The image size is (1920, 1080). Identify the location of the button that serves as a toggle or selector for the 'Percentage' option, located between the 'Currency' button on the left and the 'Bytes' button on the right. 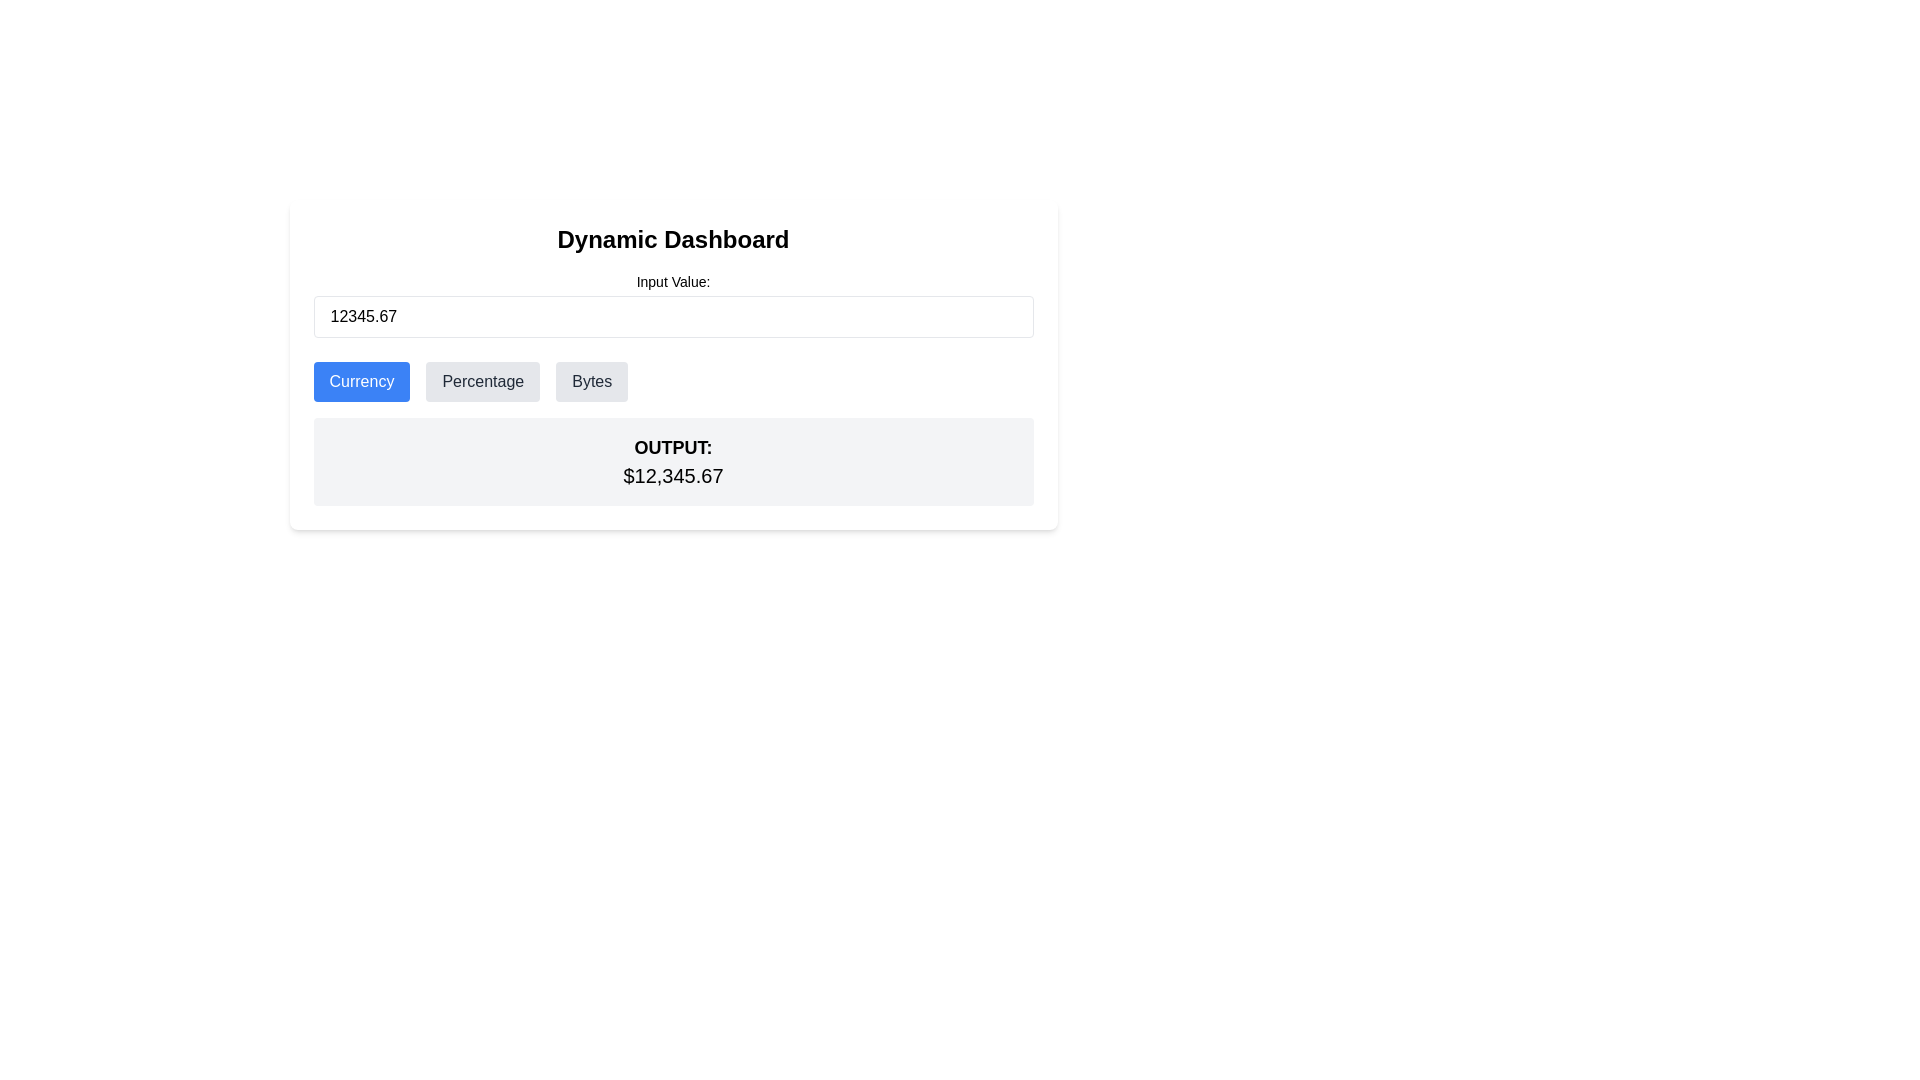
(483, 381).